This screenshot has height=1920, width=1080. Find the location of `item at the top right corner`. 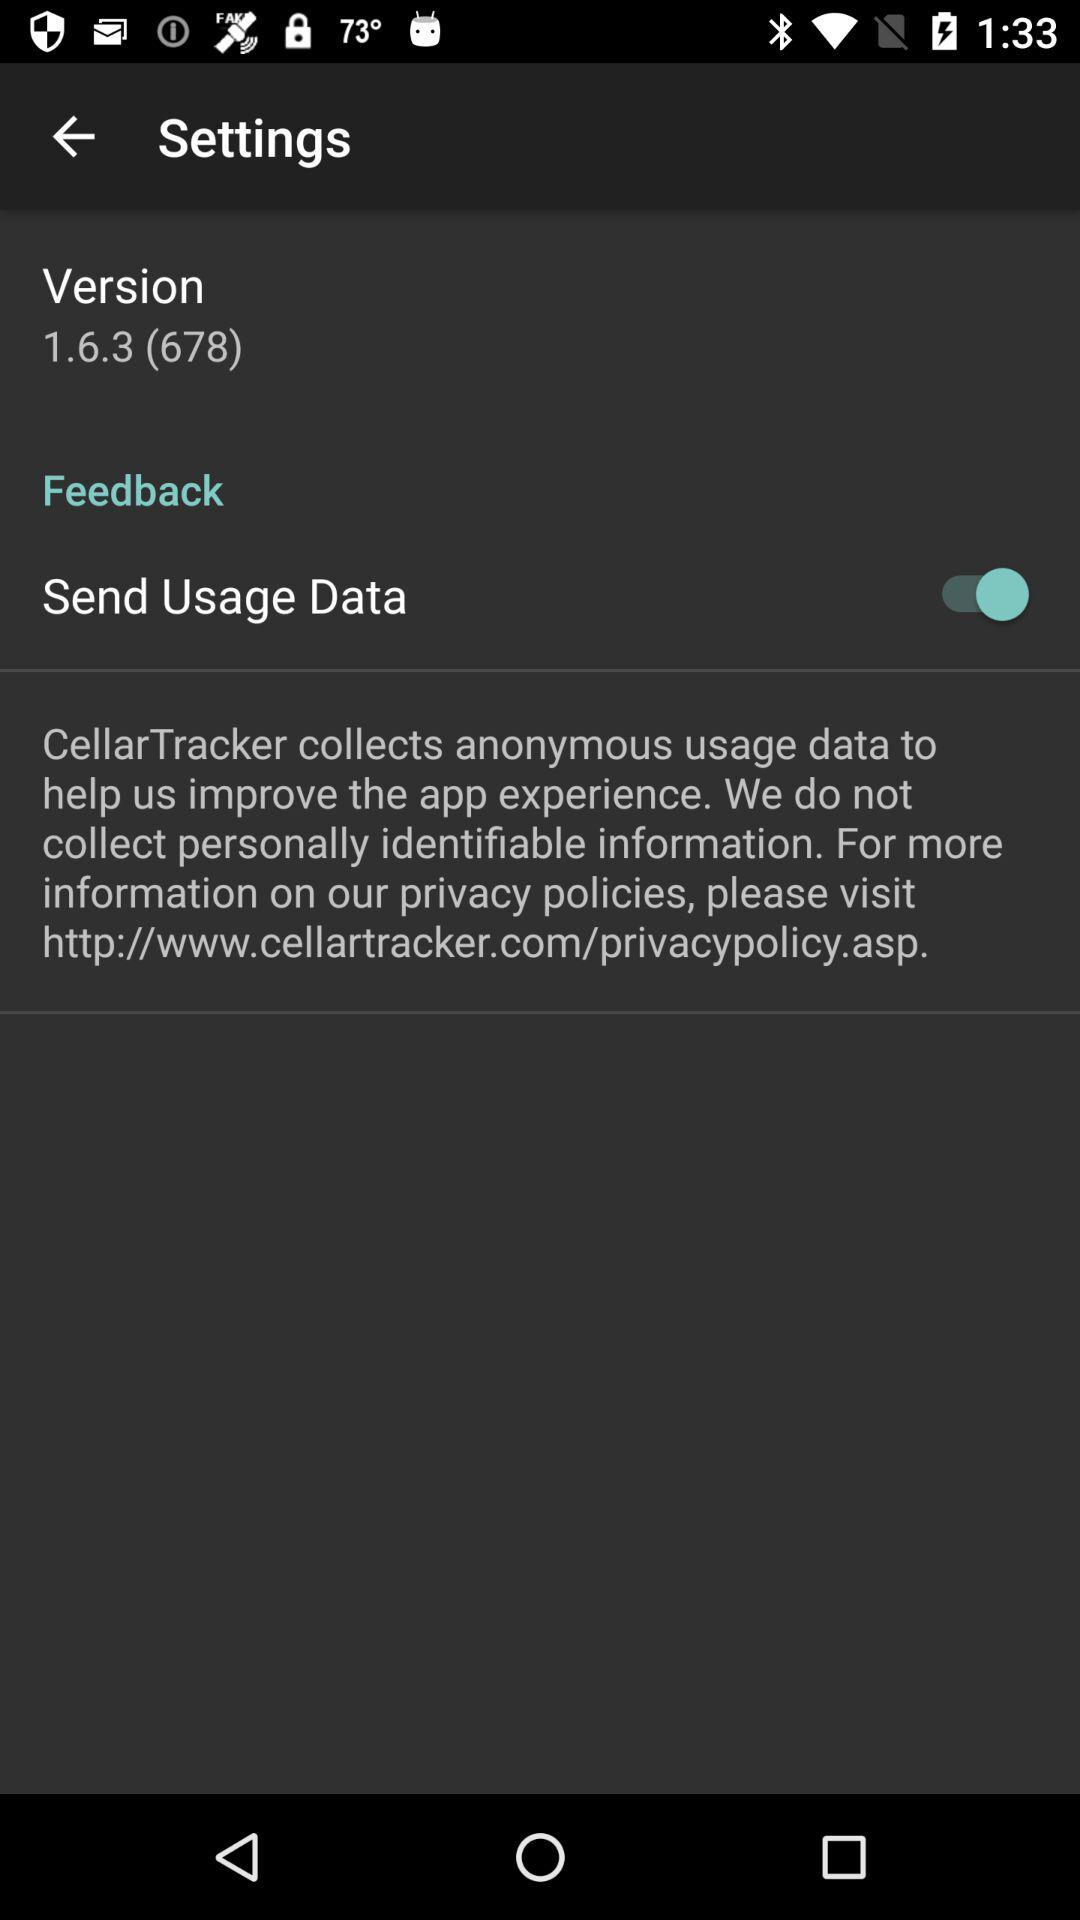

item at the top right corner is located at coordinates (974, 593).